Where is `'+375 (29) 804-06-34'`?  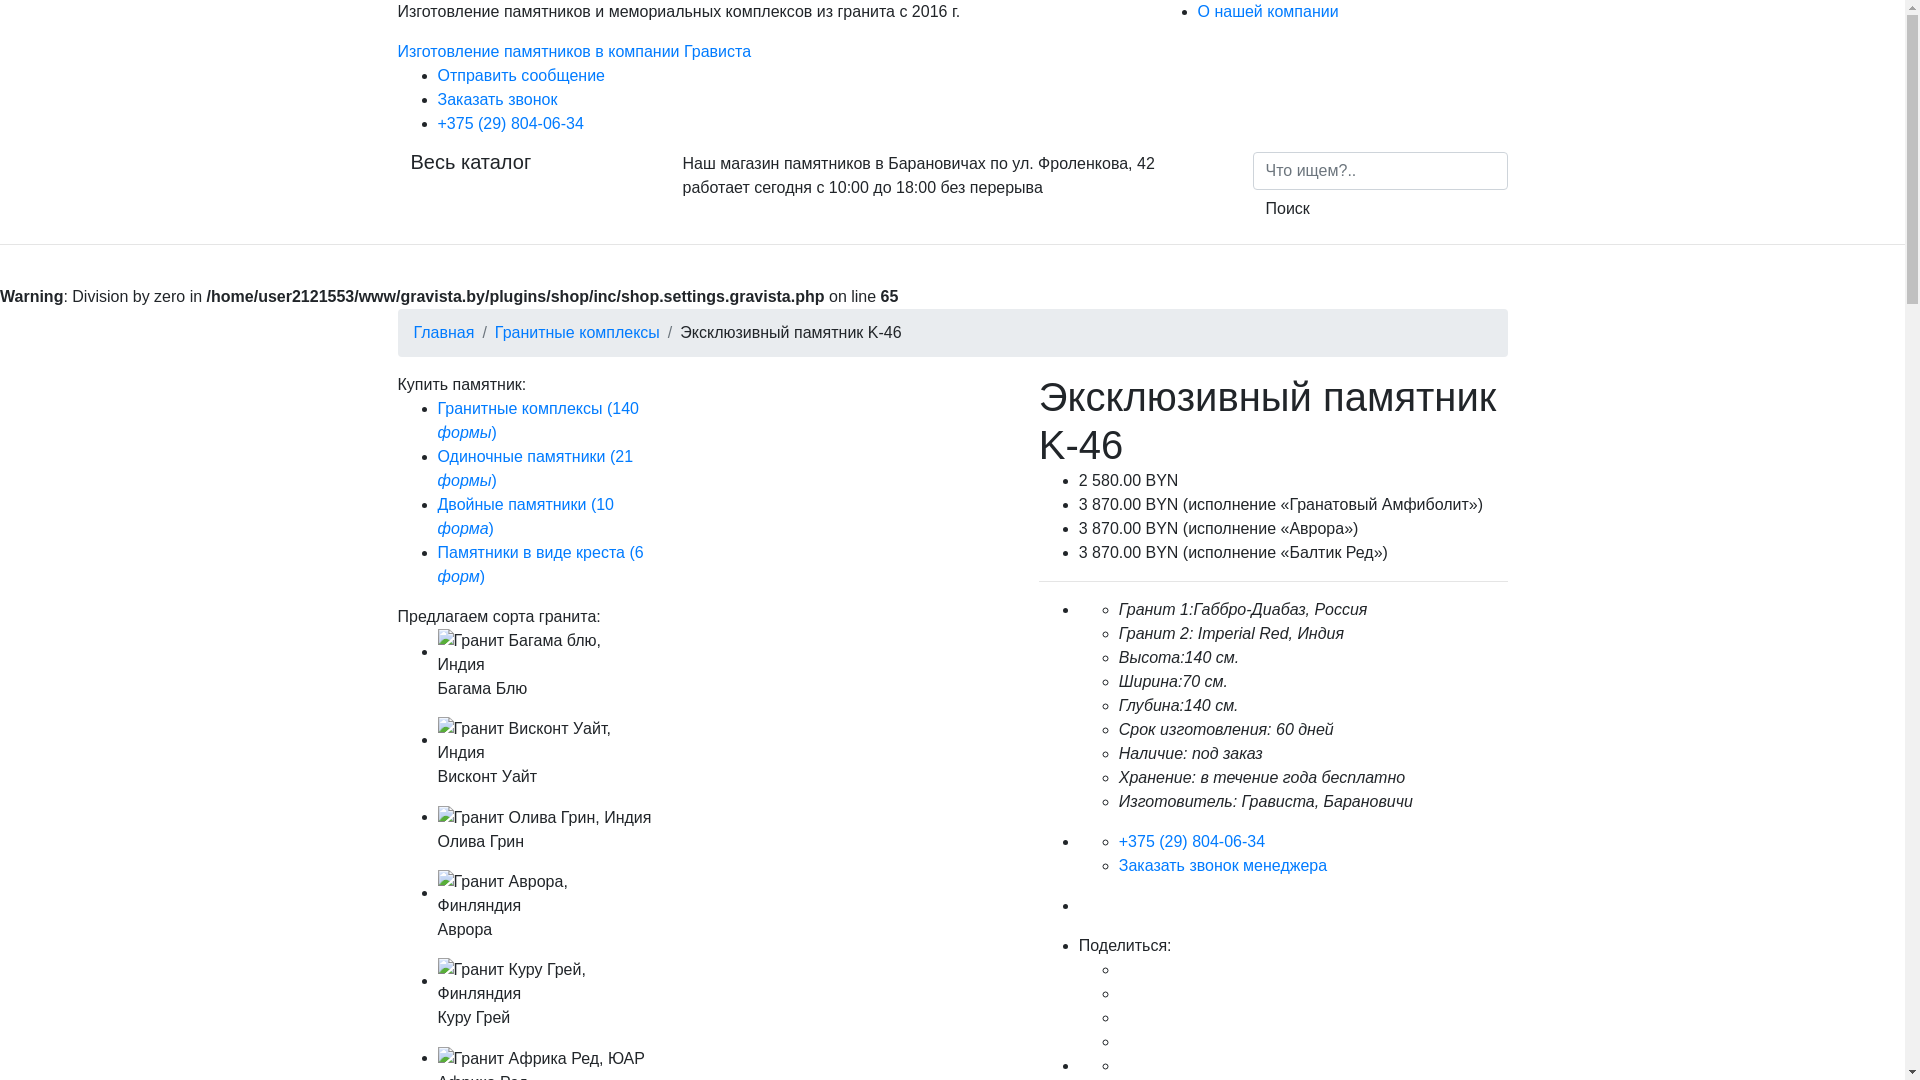
'+375 (29) 804-06-34' is located at coordinates (510, 123).